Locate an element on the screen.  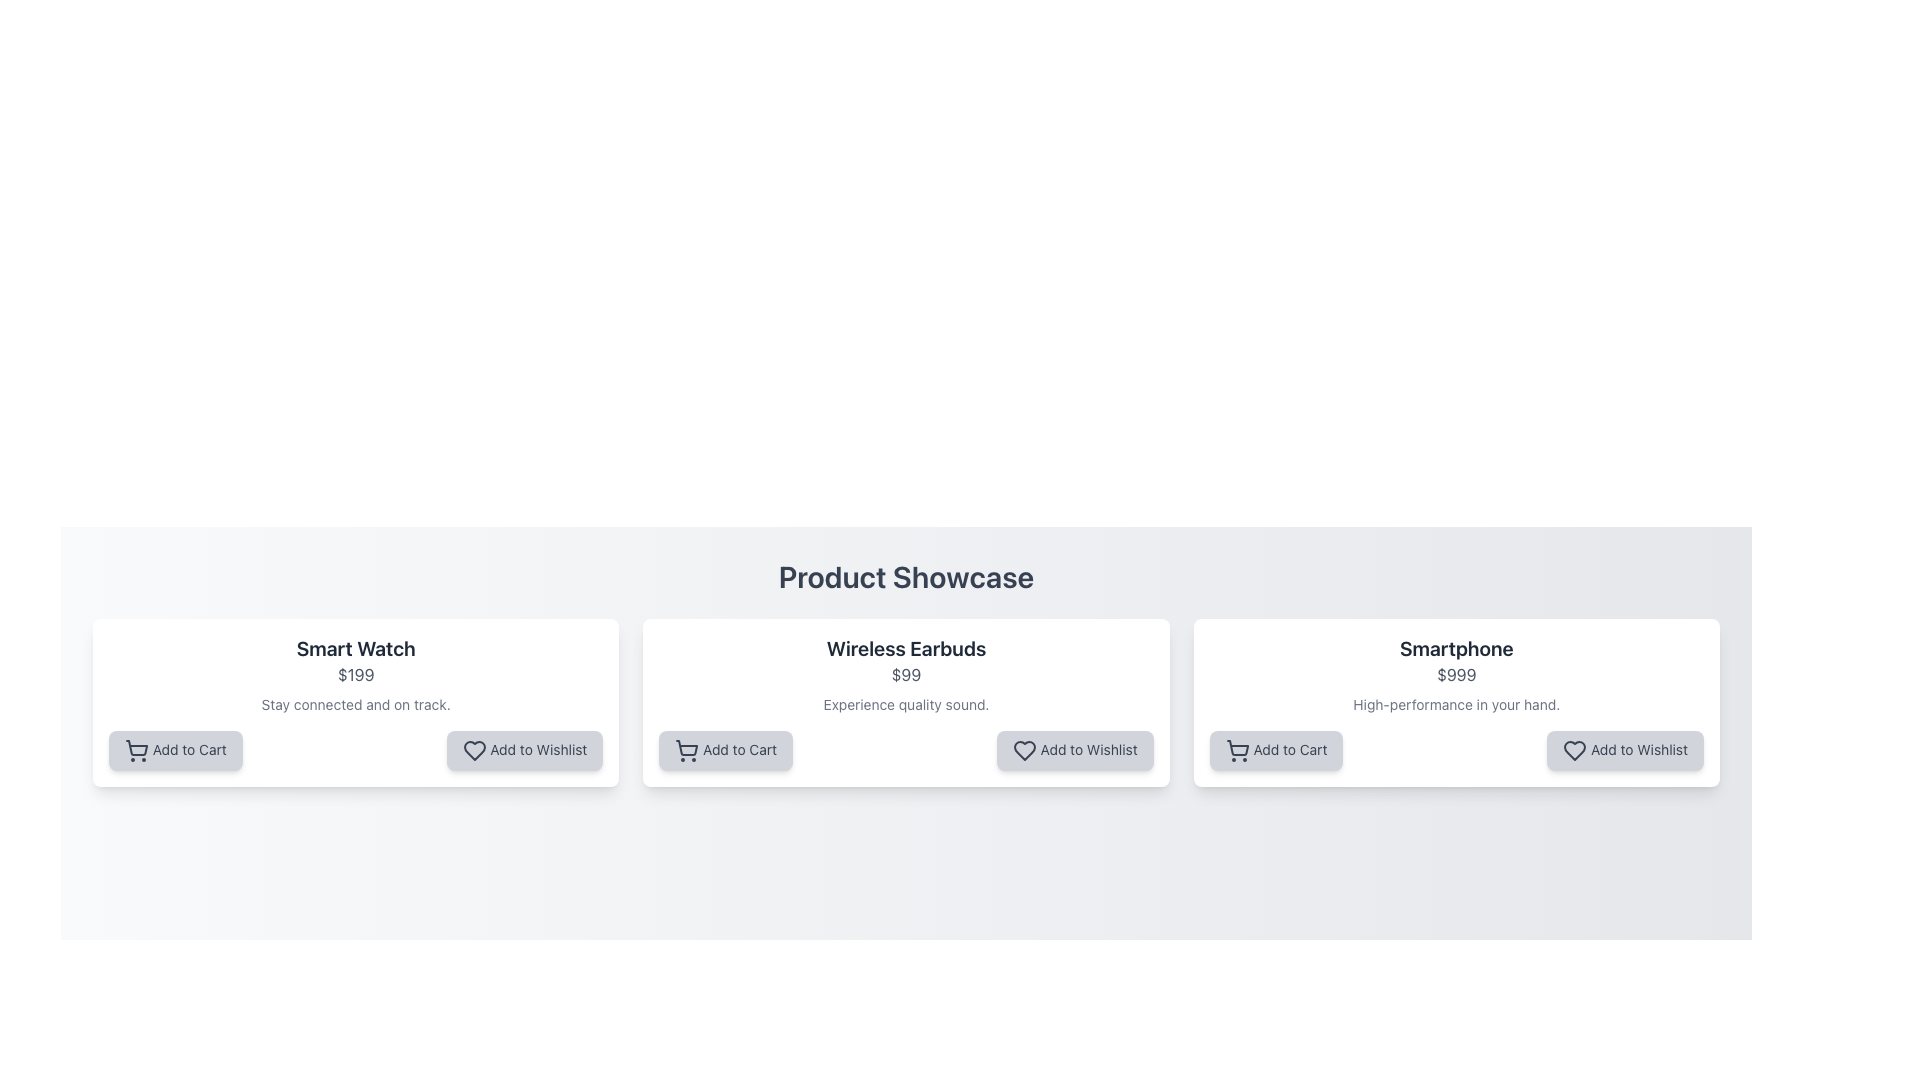
the text label that says 'Stay connected and on track.' located below the price label in the Smart Watch product card is located at coordinates (356, 704).